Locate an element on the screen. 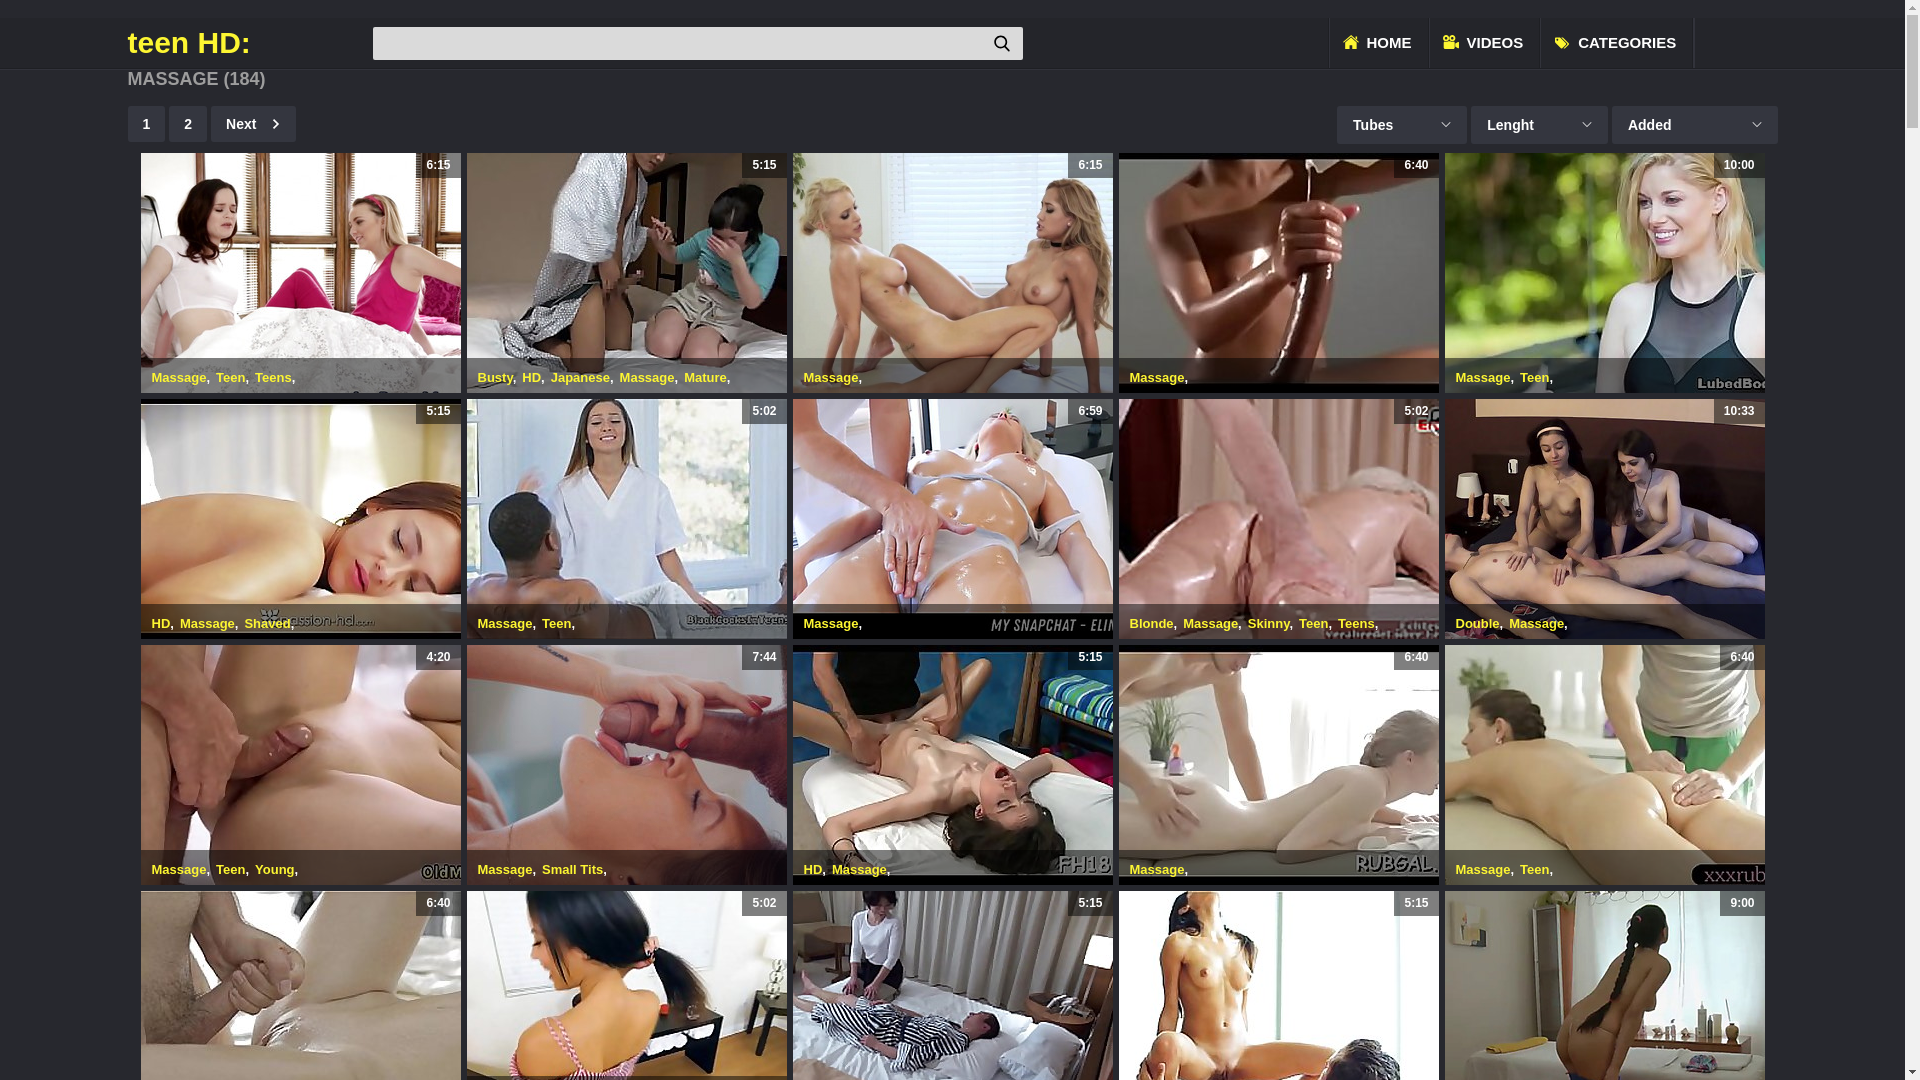  'Busty' is located at coordinates (495, 377).